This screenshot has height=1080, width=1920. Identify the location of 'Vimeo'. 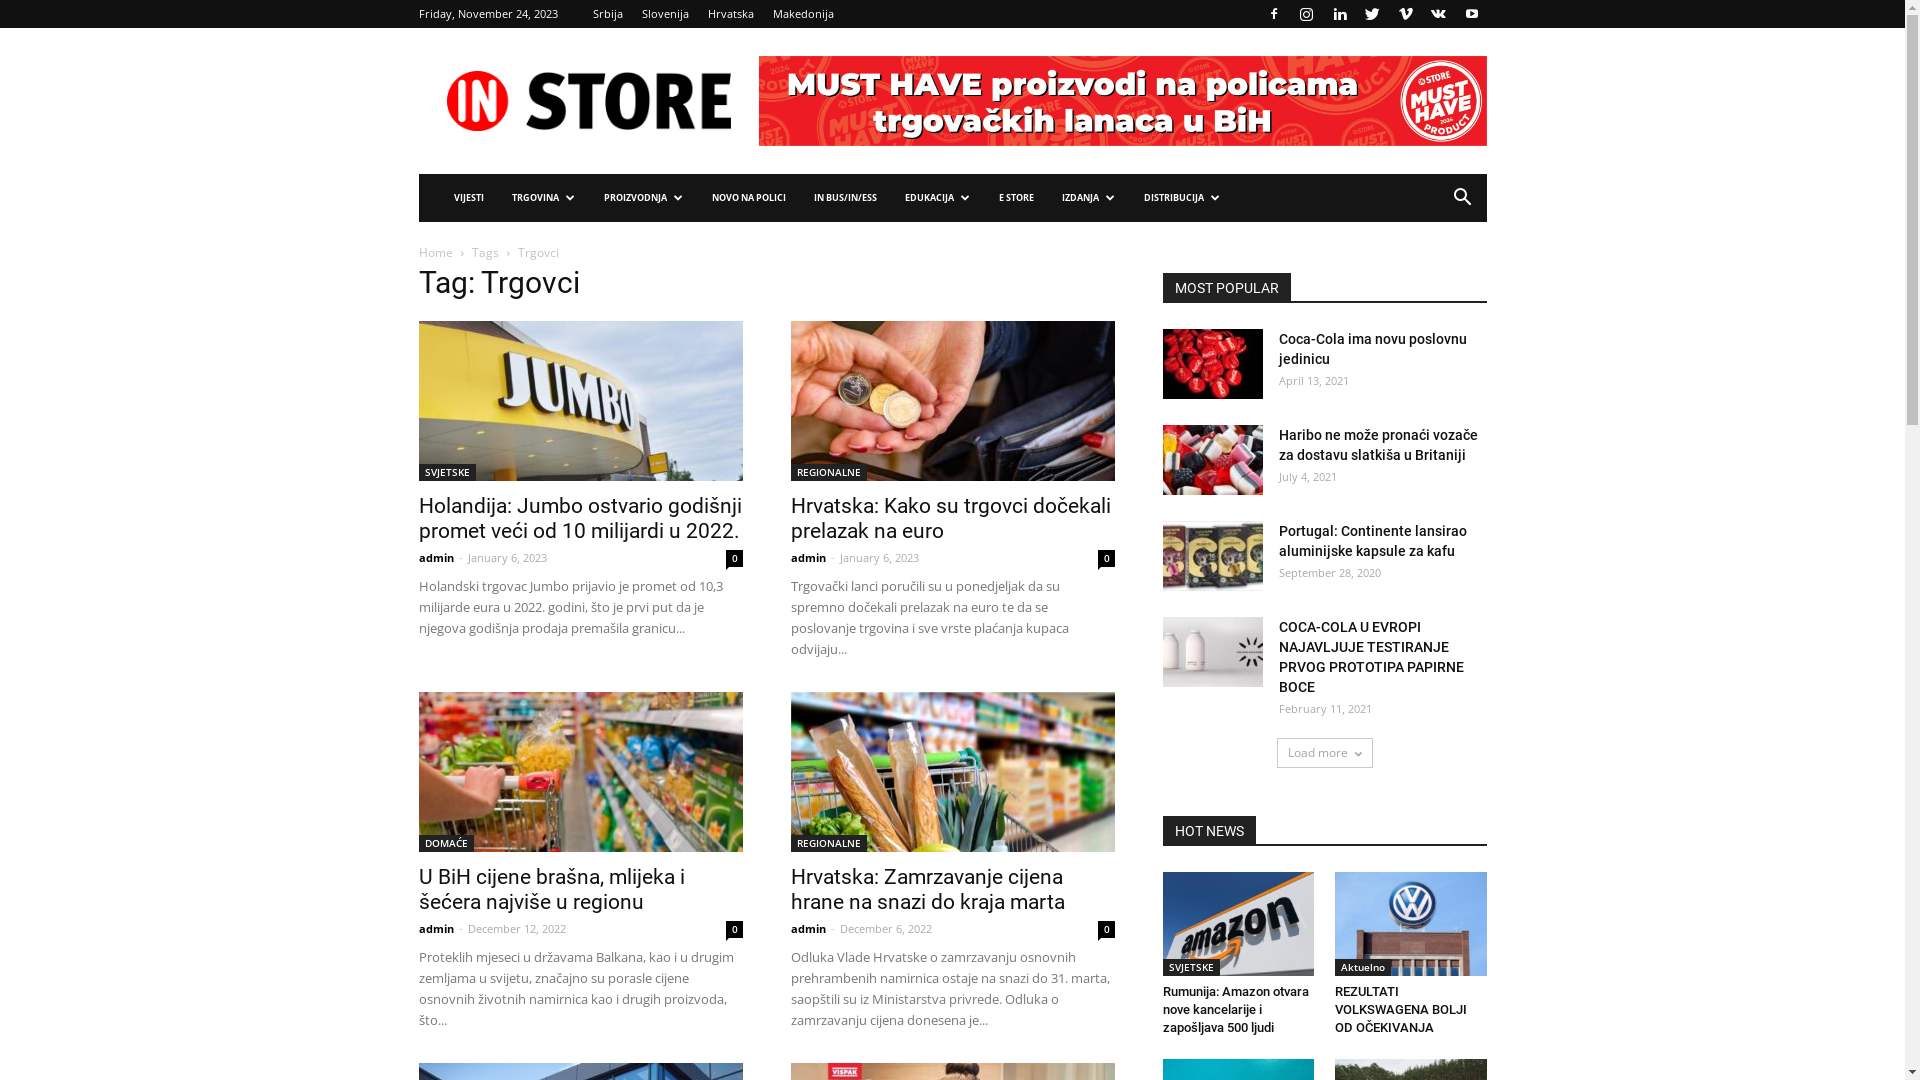
(1404, 14).